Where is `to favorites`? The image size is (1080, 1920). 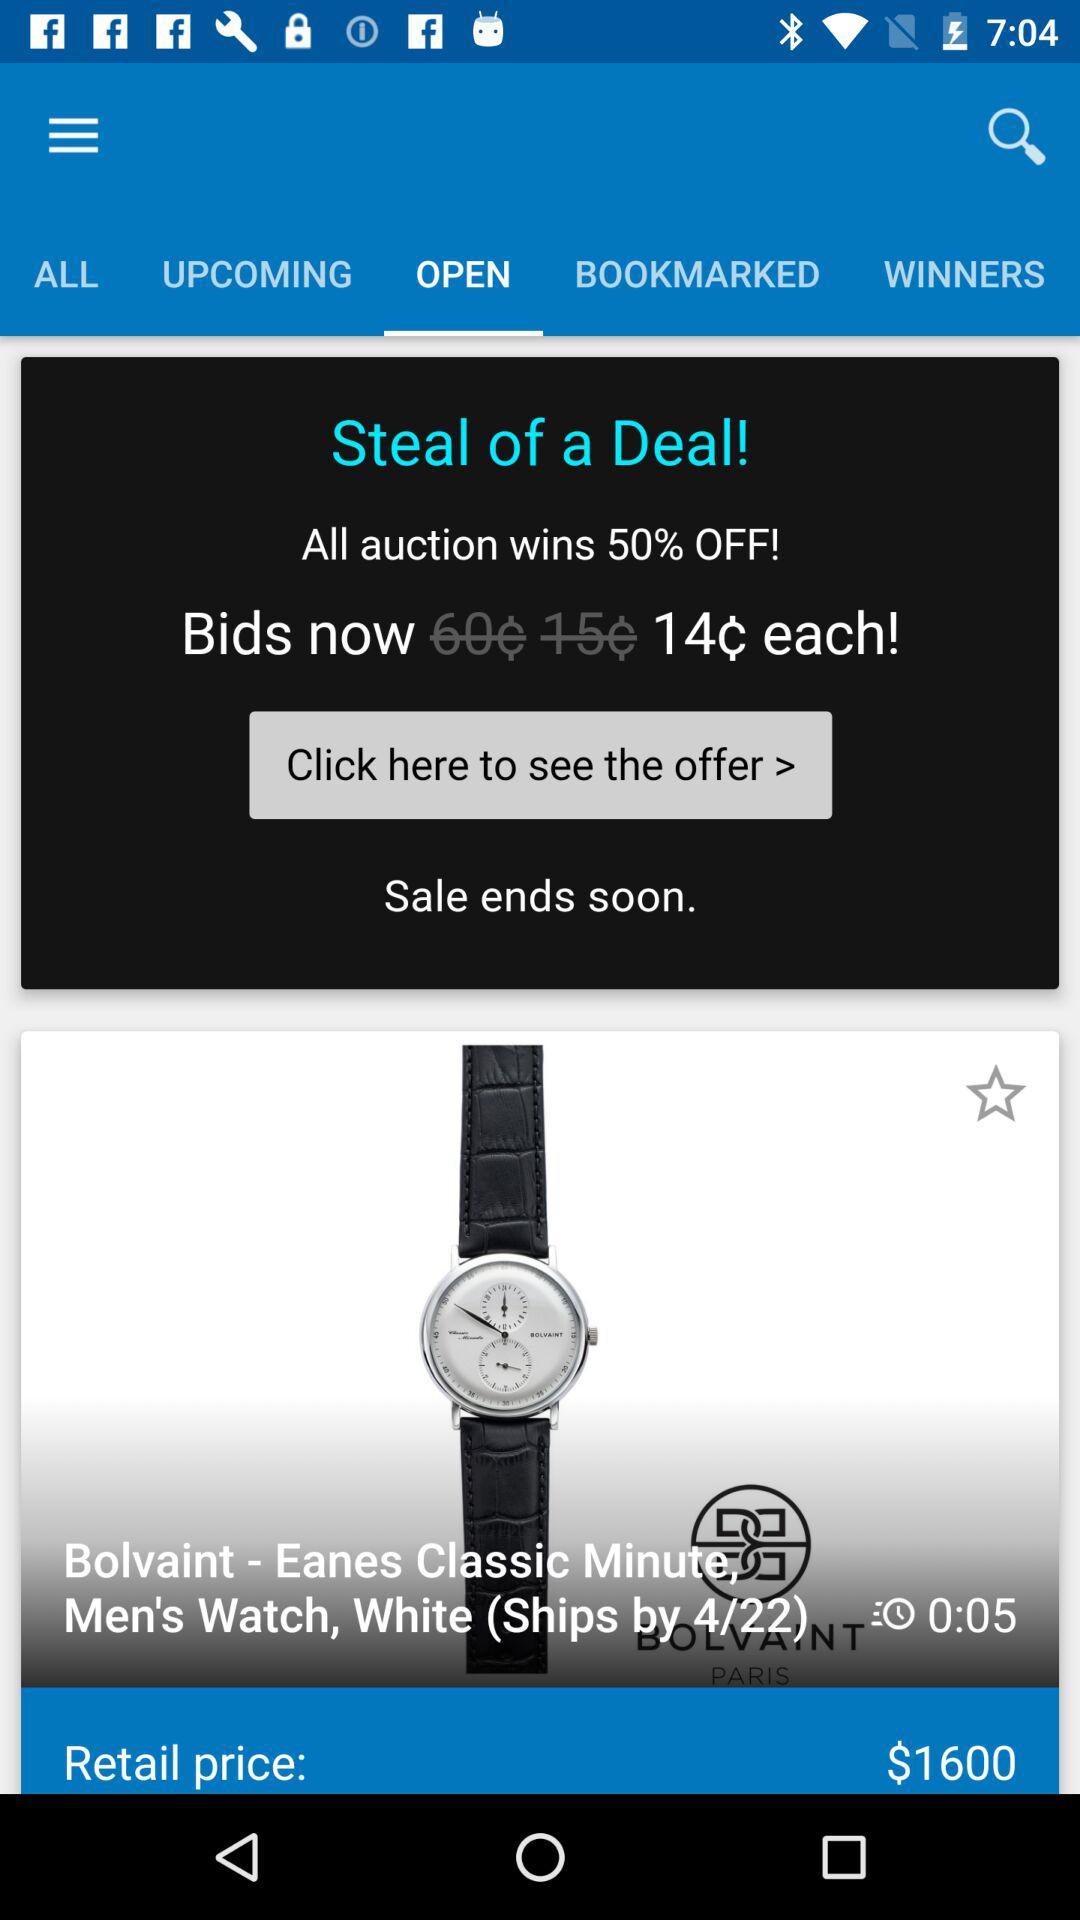
to favorites is located at coordinates (995, 1093).